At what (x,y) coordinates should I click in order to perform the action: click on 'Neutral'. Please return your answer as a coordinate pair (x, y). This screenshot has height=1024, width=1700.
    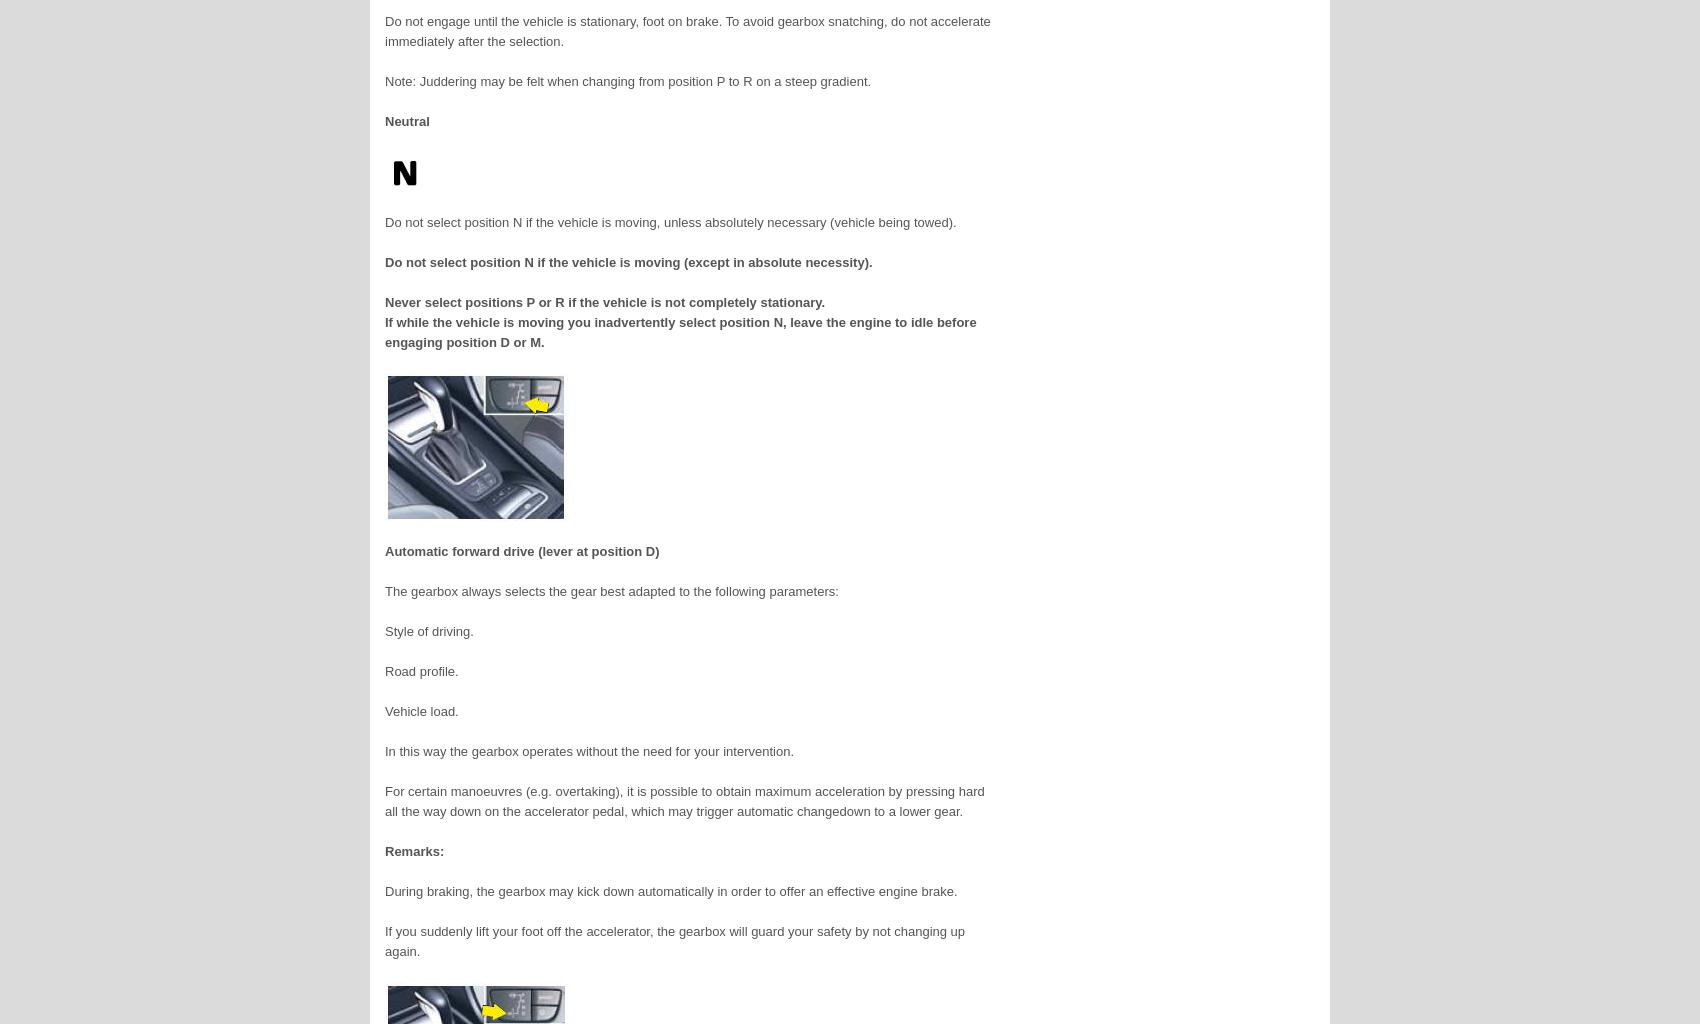
    Looking at the image, I should click on (405, 121).